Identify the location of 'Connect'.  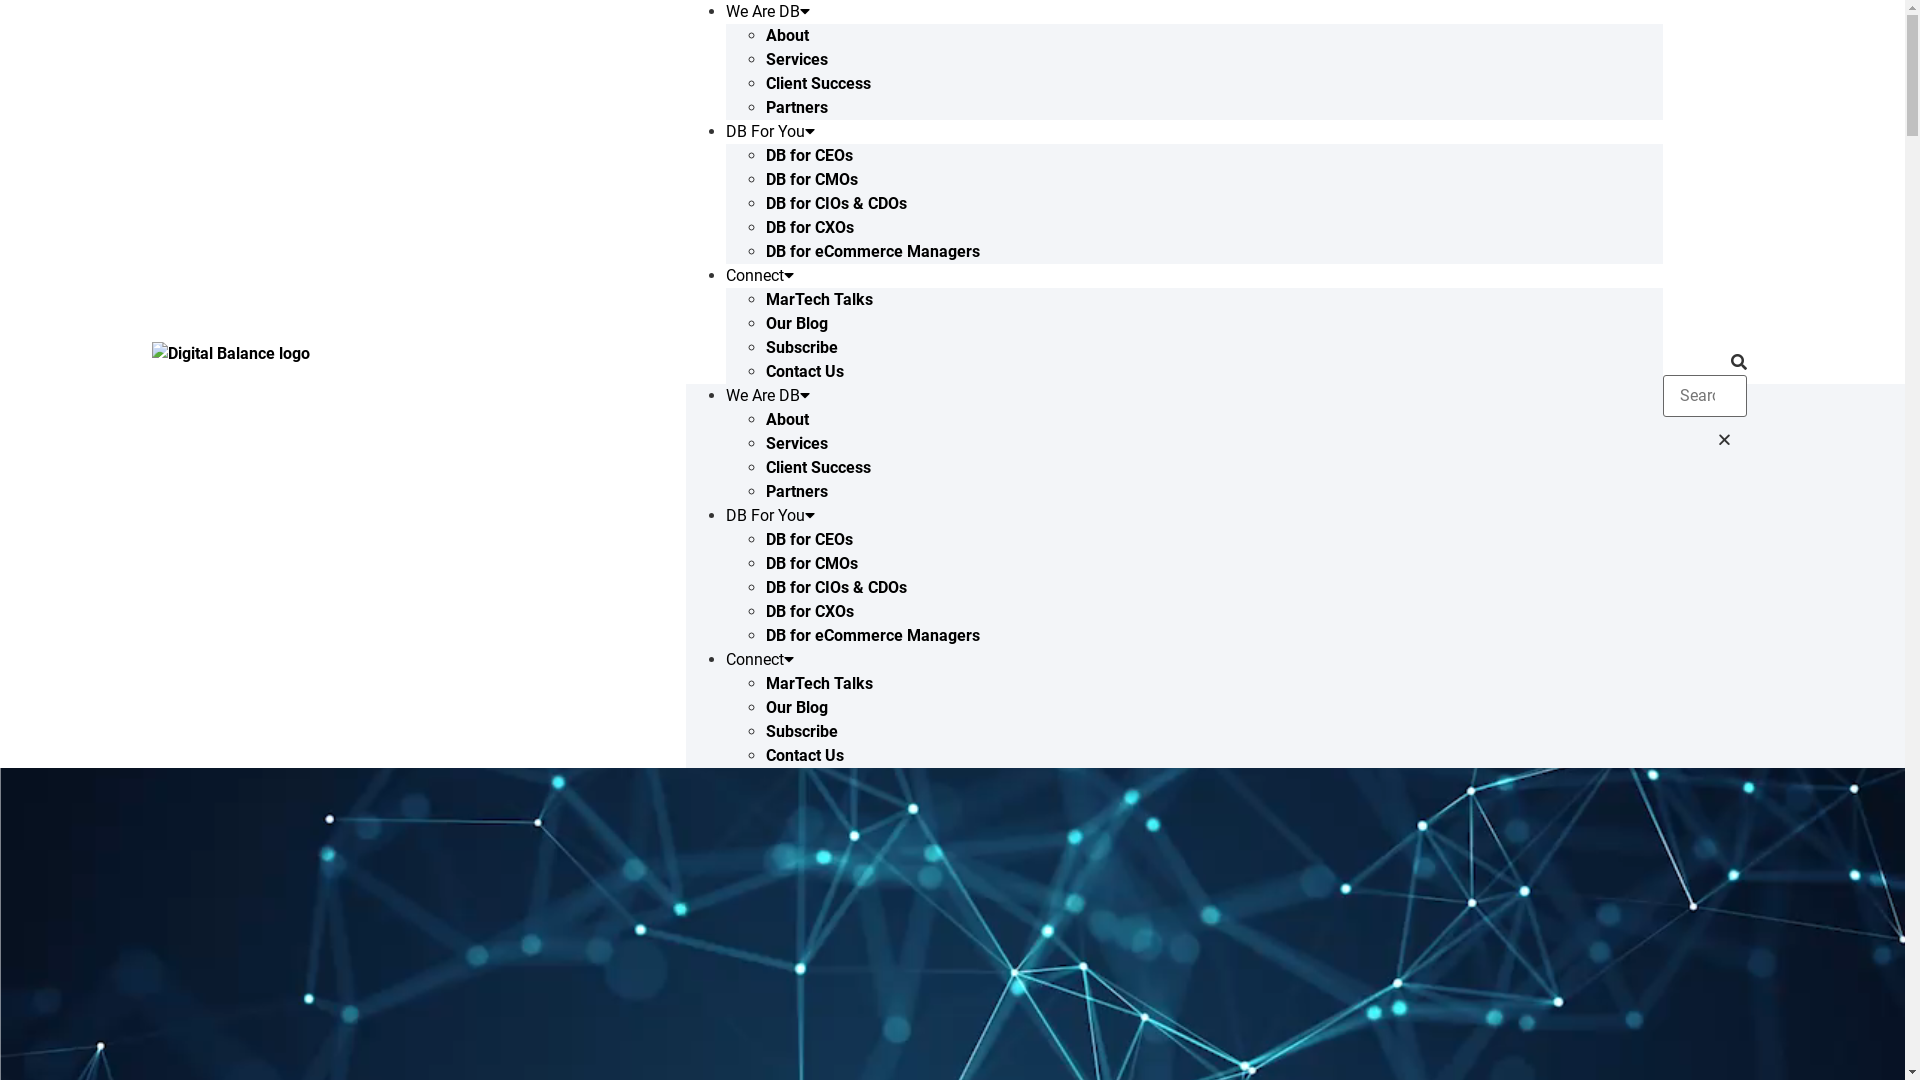
(758, 275).